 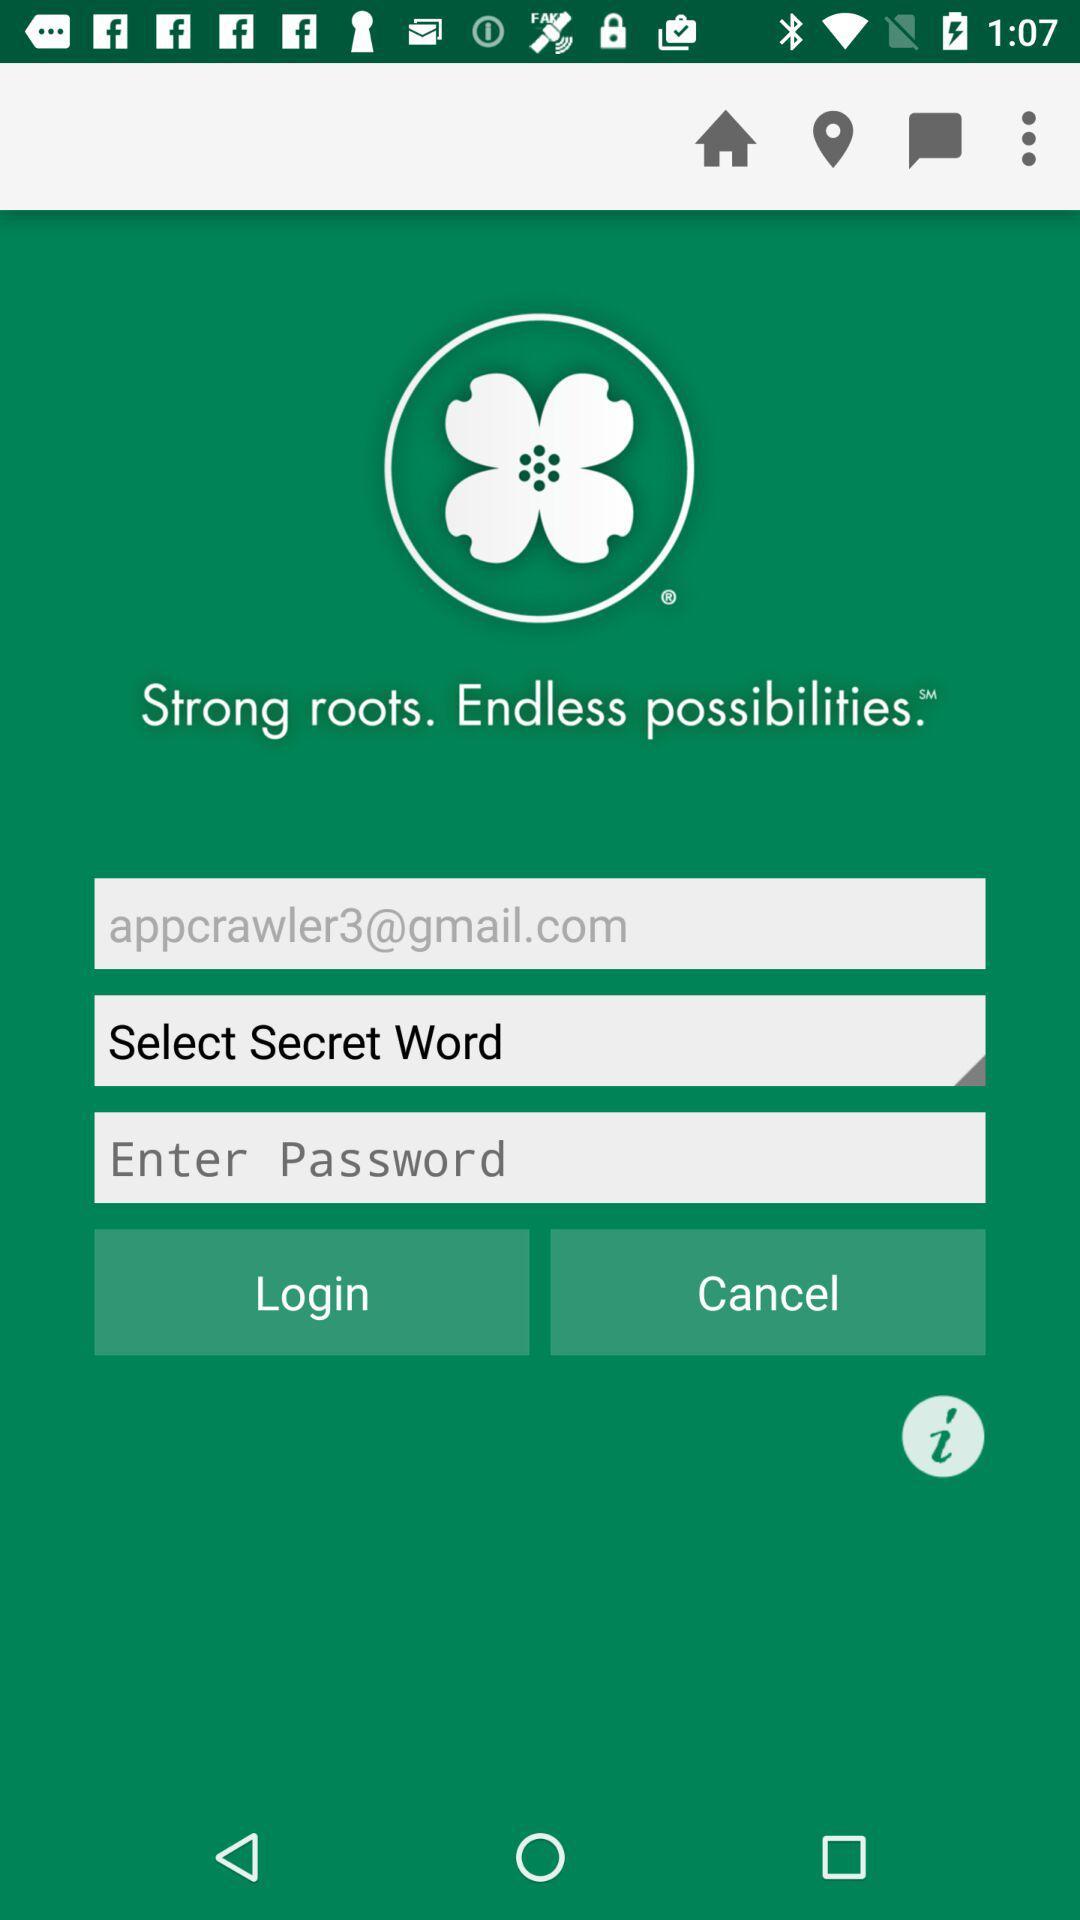 I want to click on the appcrawler3@gmail.com item, so click(x=540, y=922).